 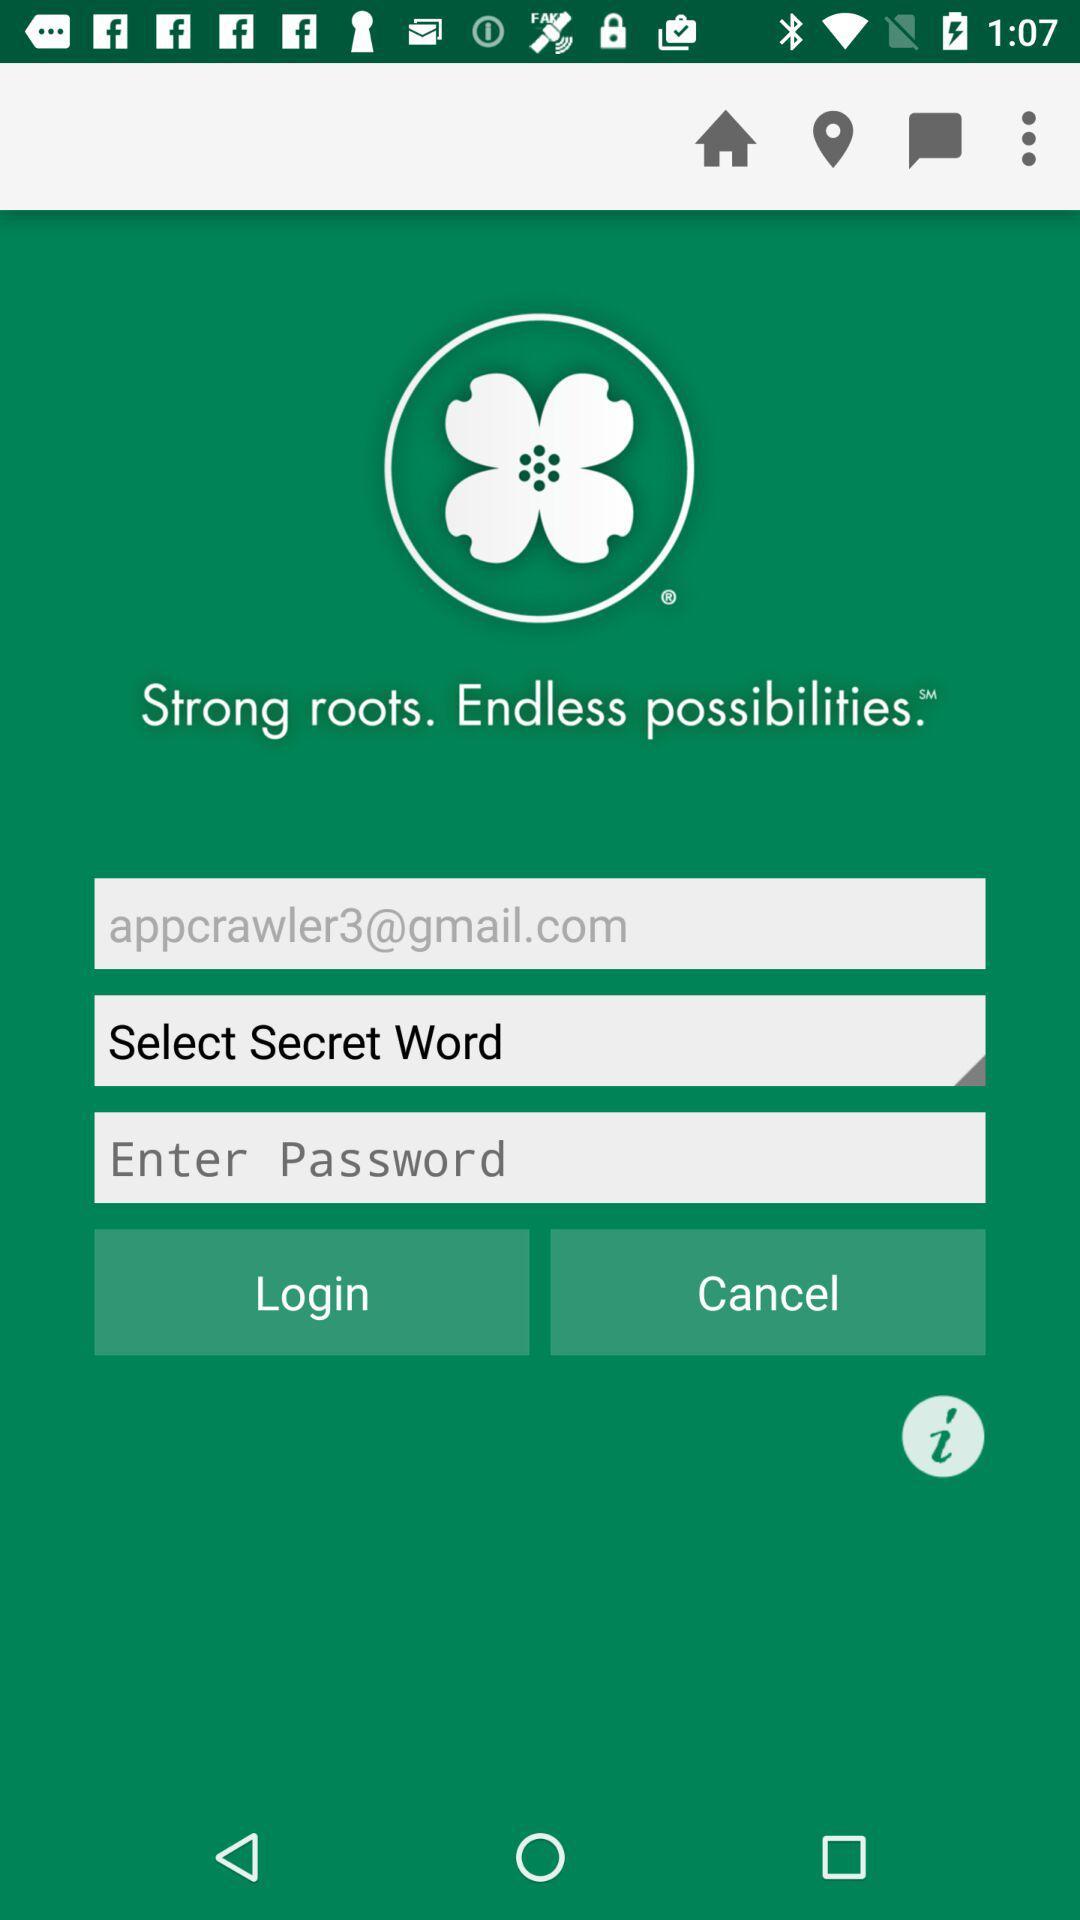 I want to click on the appcrawler3@gmail.com item, so click(x=540, y=922).